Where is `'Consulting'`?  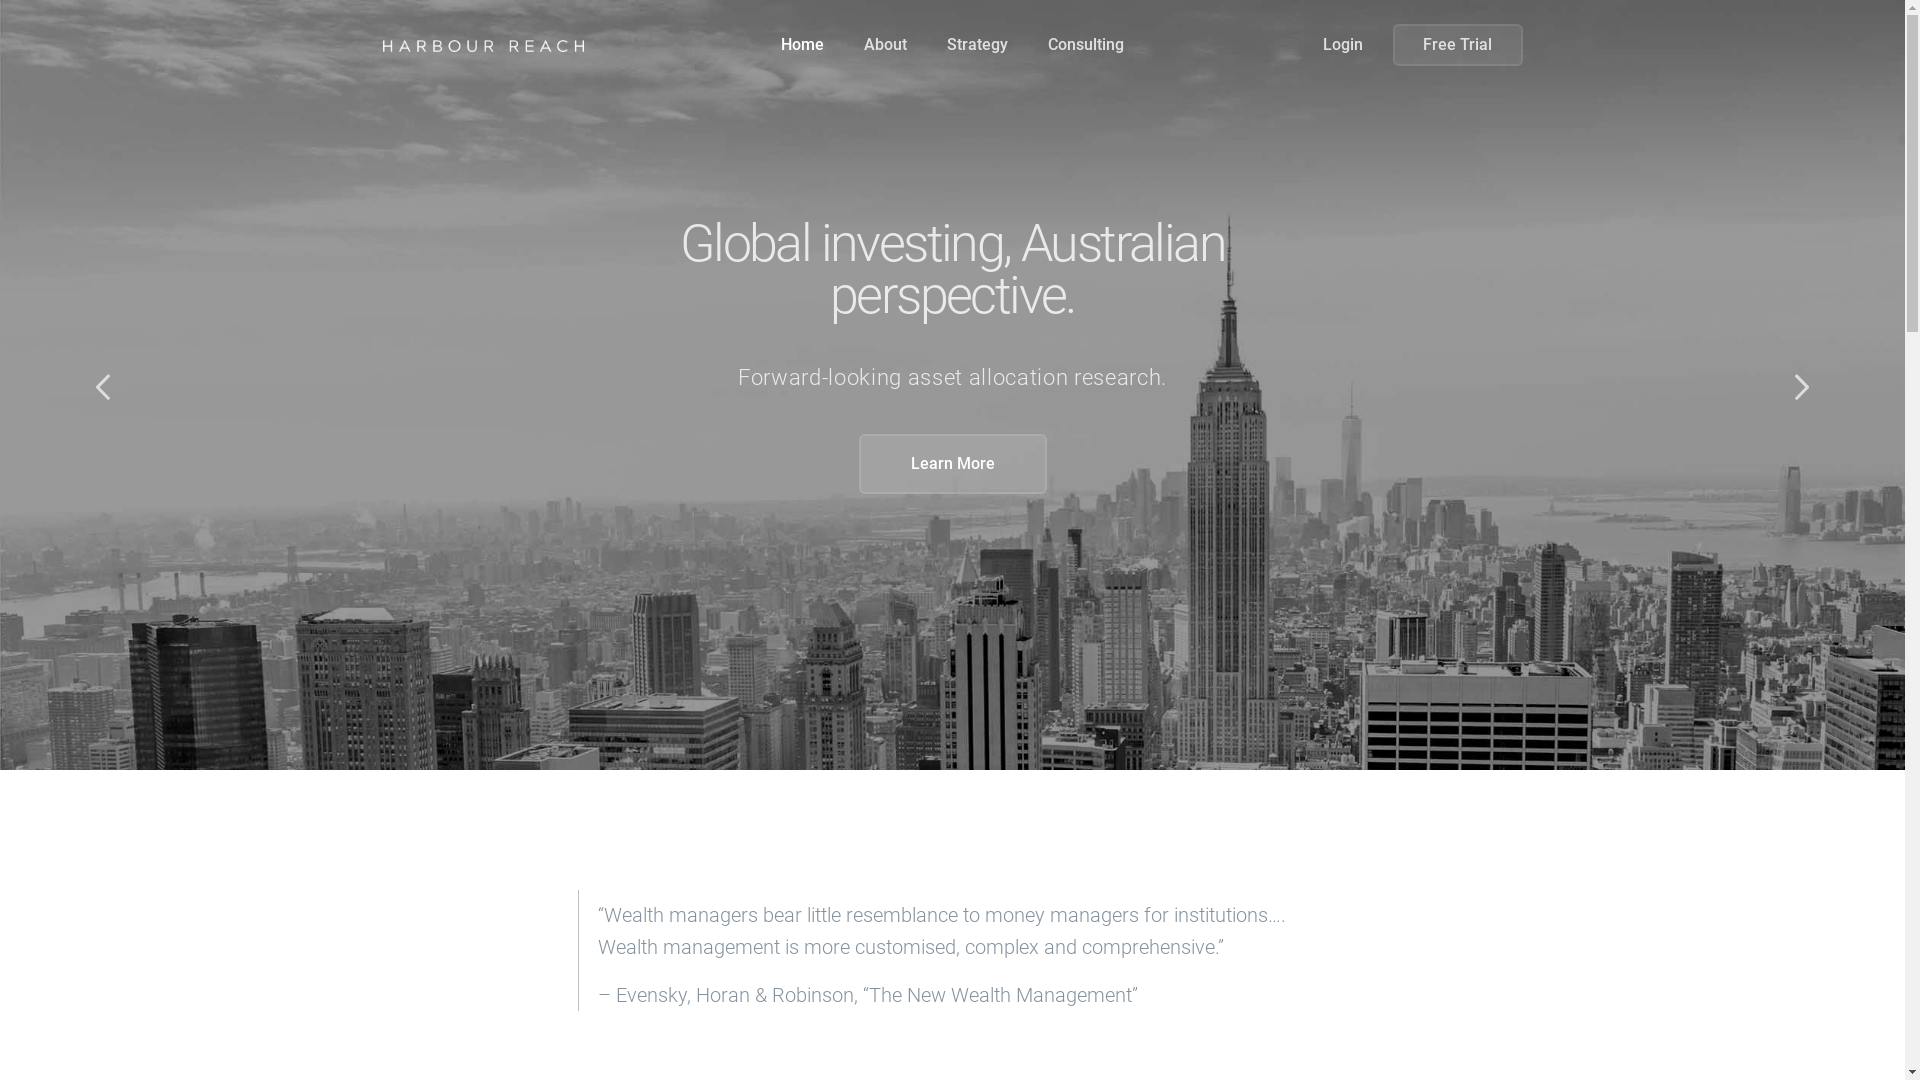 'Consulting' is located at coordinates (1084, 44).